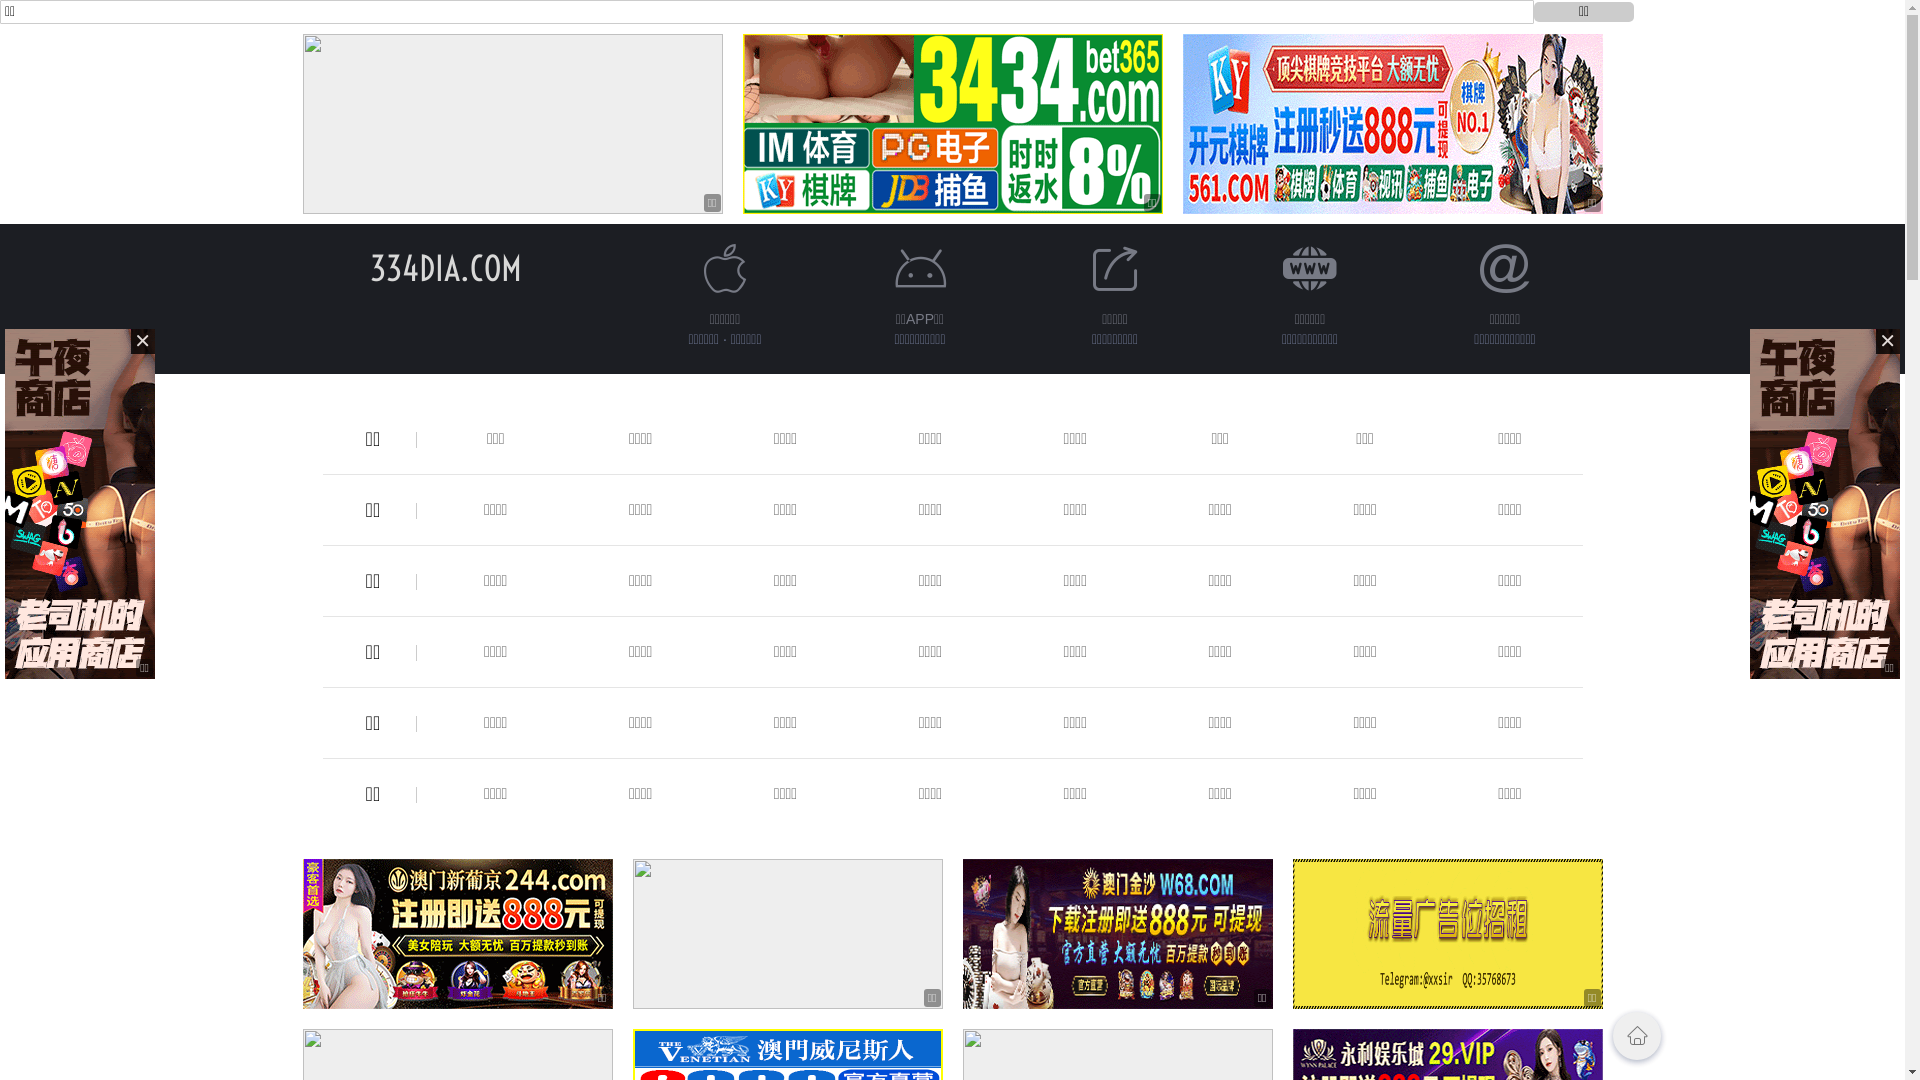 The width and height of the screenshot is (1920, 1080). I want to click on '334DIA.COM', so click(445, 267).